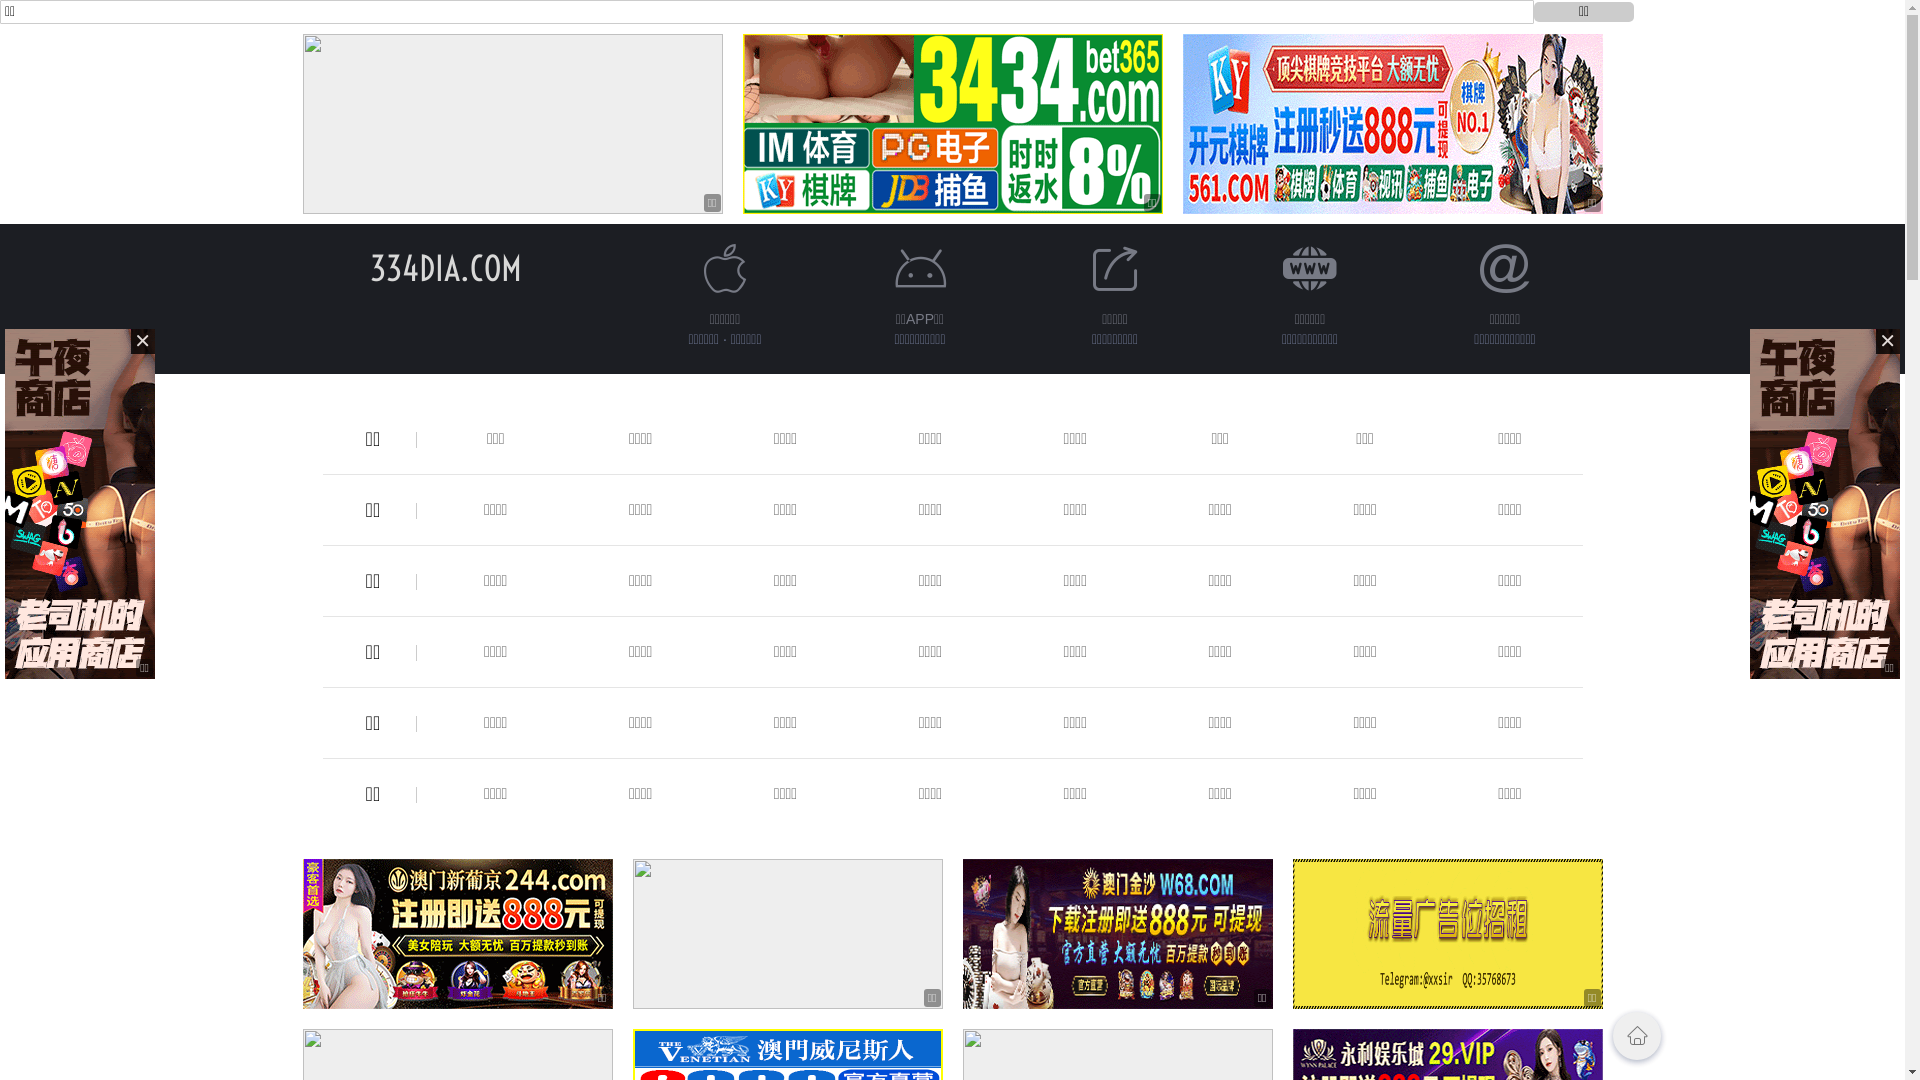 The width and height of the screenshot is (1920, 1080). I want to click on '334DIA.COM', so click(445, 267).